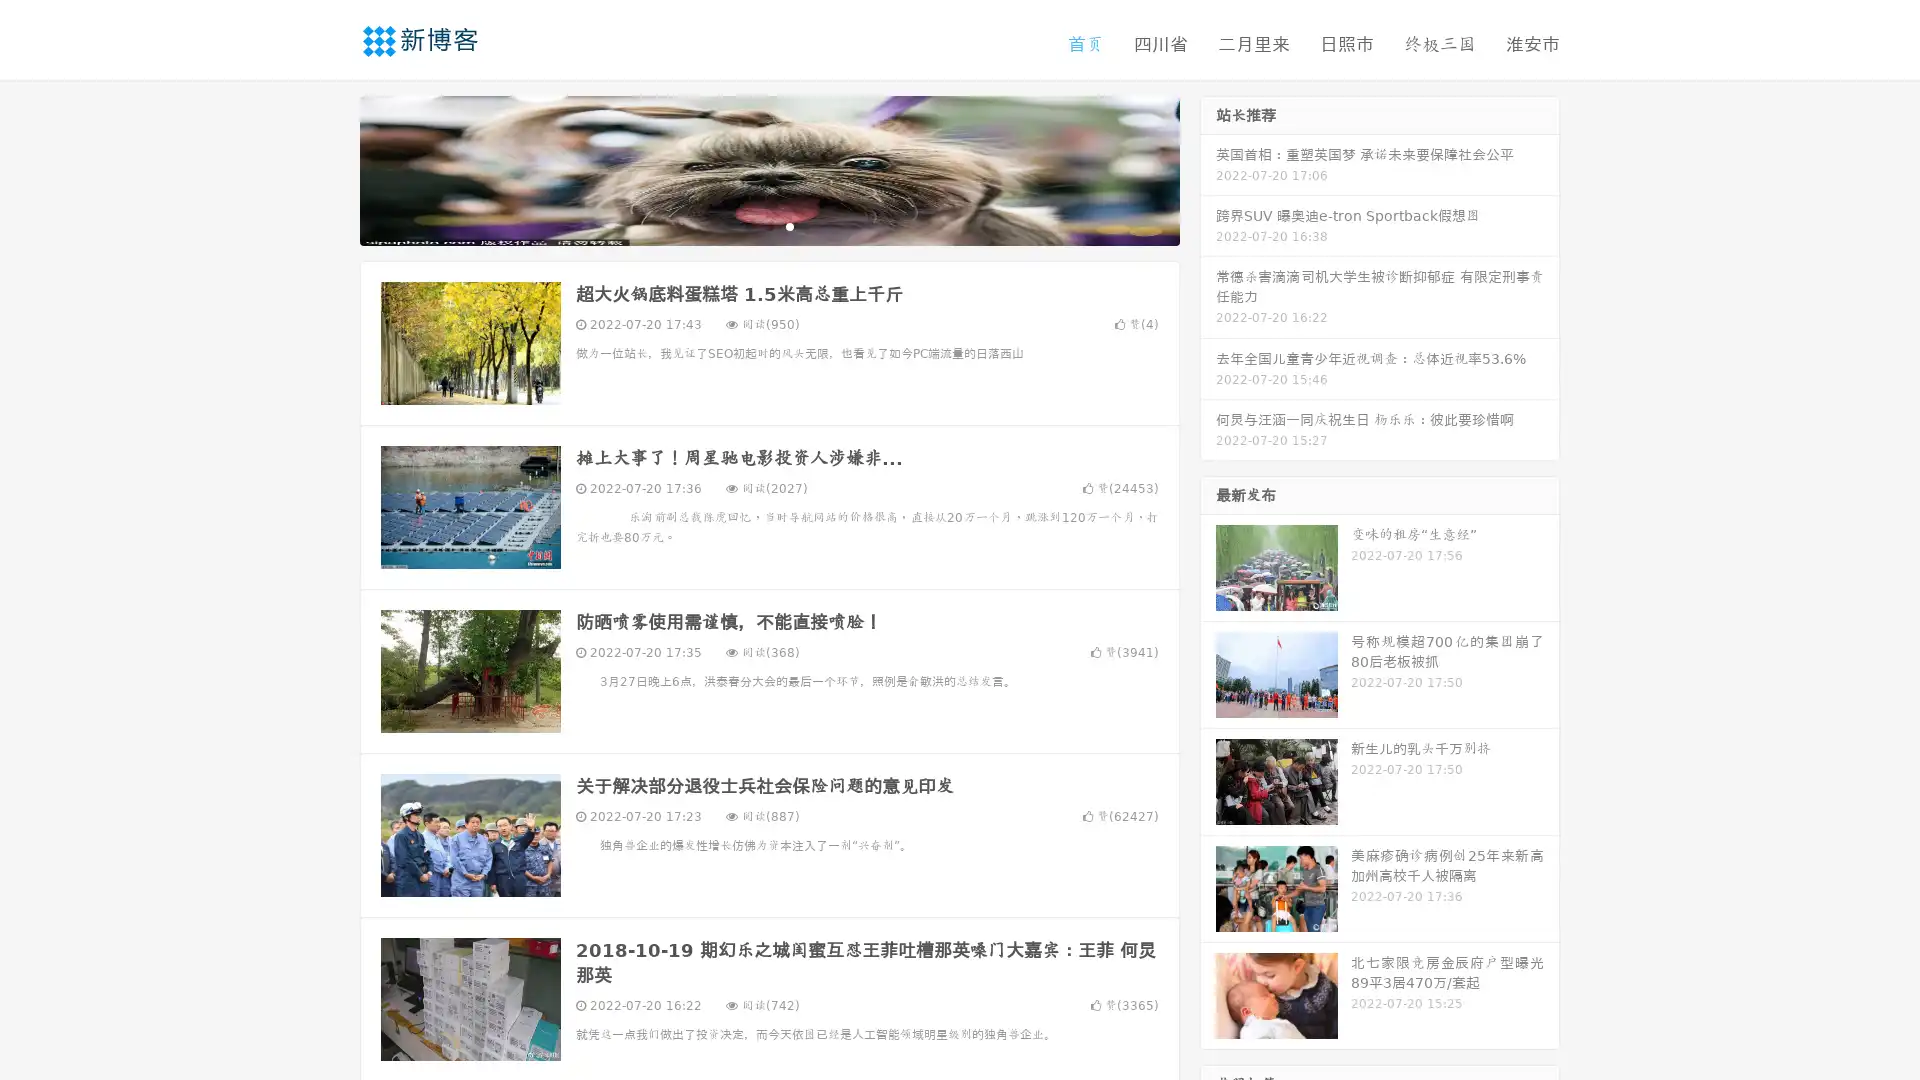  Describe the element at coordinates (768, 225) in the screenshot. I see `Go to slide 2` at that location.